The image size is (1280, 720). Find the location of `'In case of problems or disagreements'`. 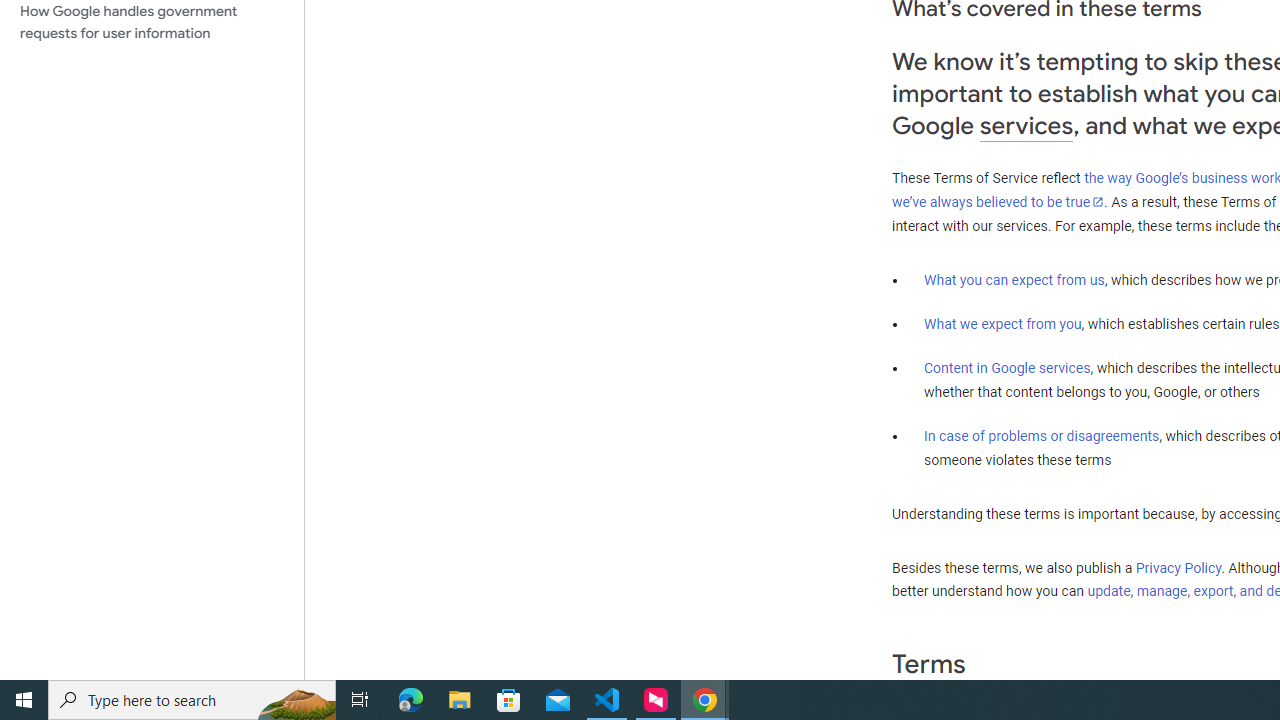

'In case of problems or disagreements' is located at coordinates (1040, 434).